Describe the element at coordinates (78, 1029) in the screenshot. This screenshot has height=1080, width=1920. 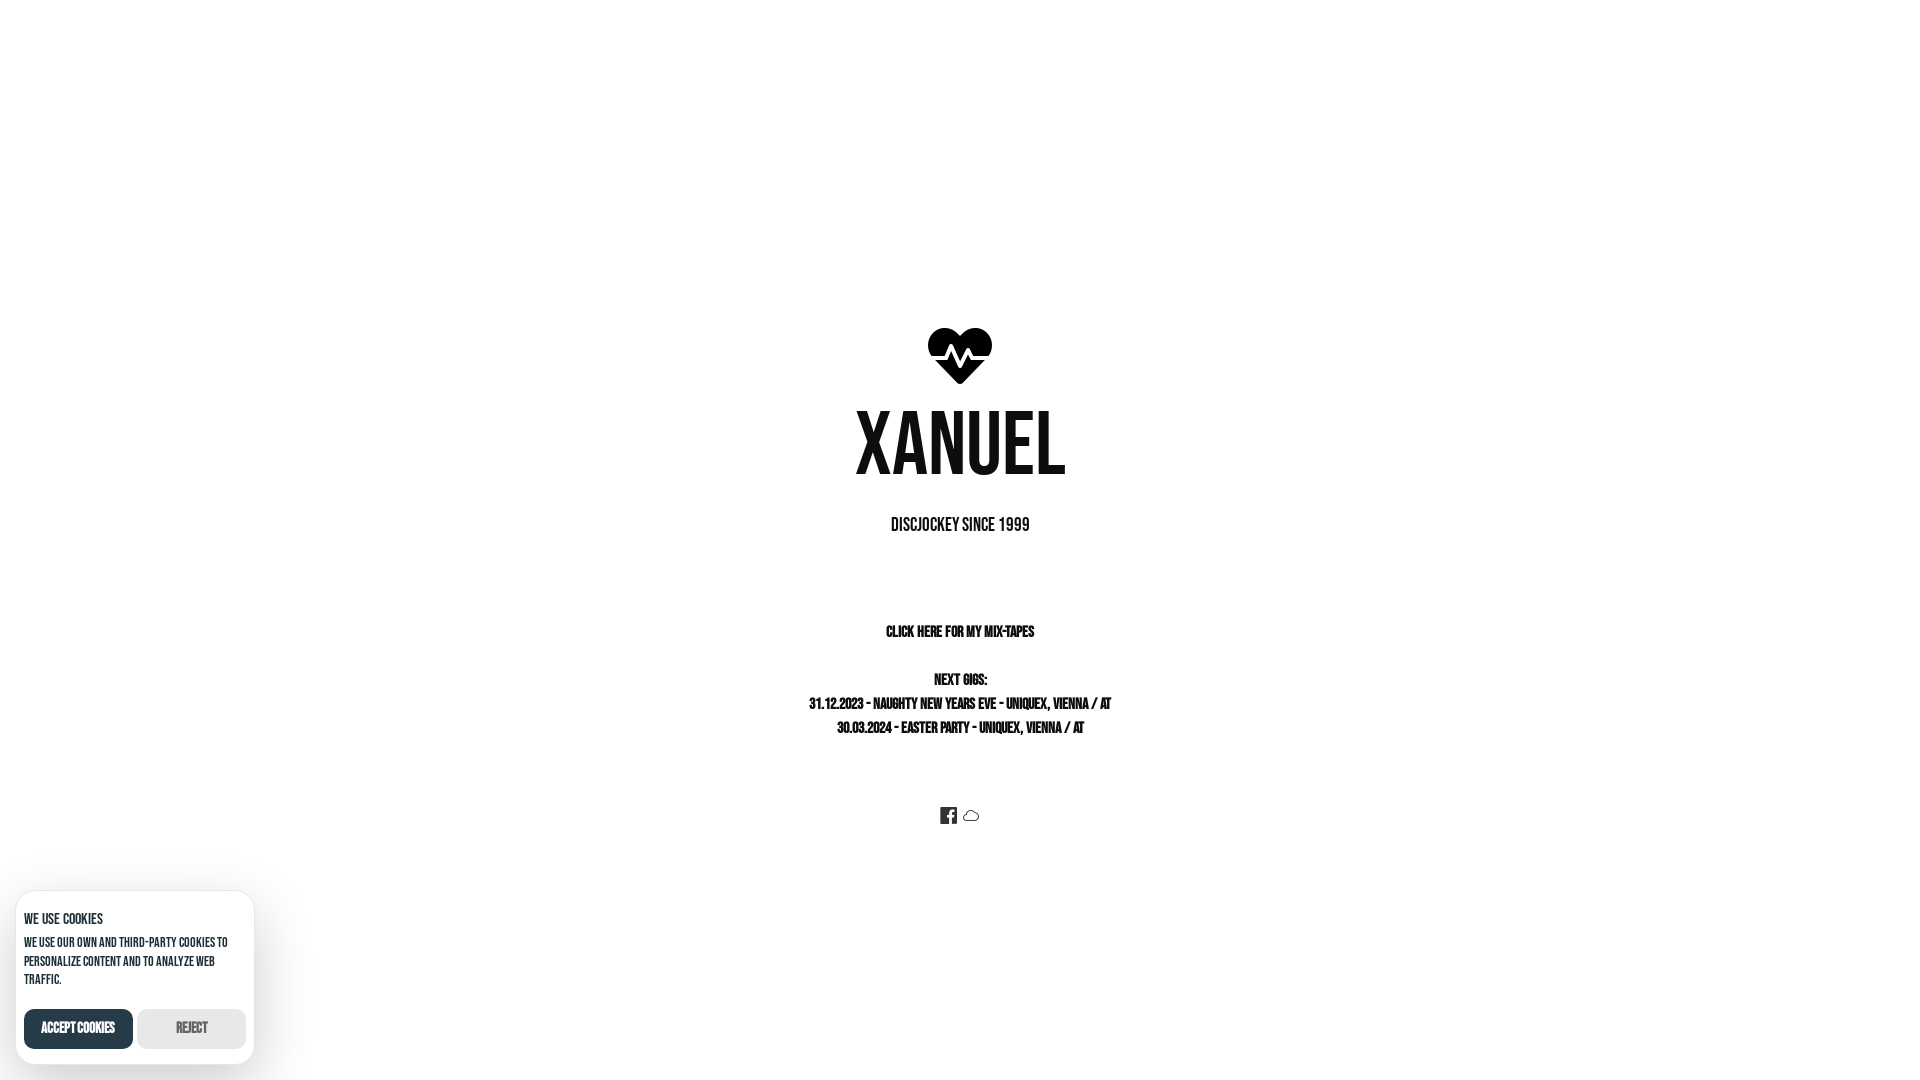
I see `'Accept cookies'` at that location.